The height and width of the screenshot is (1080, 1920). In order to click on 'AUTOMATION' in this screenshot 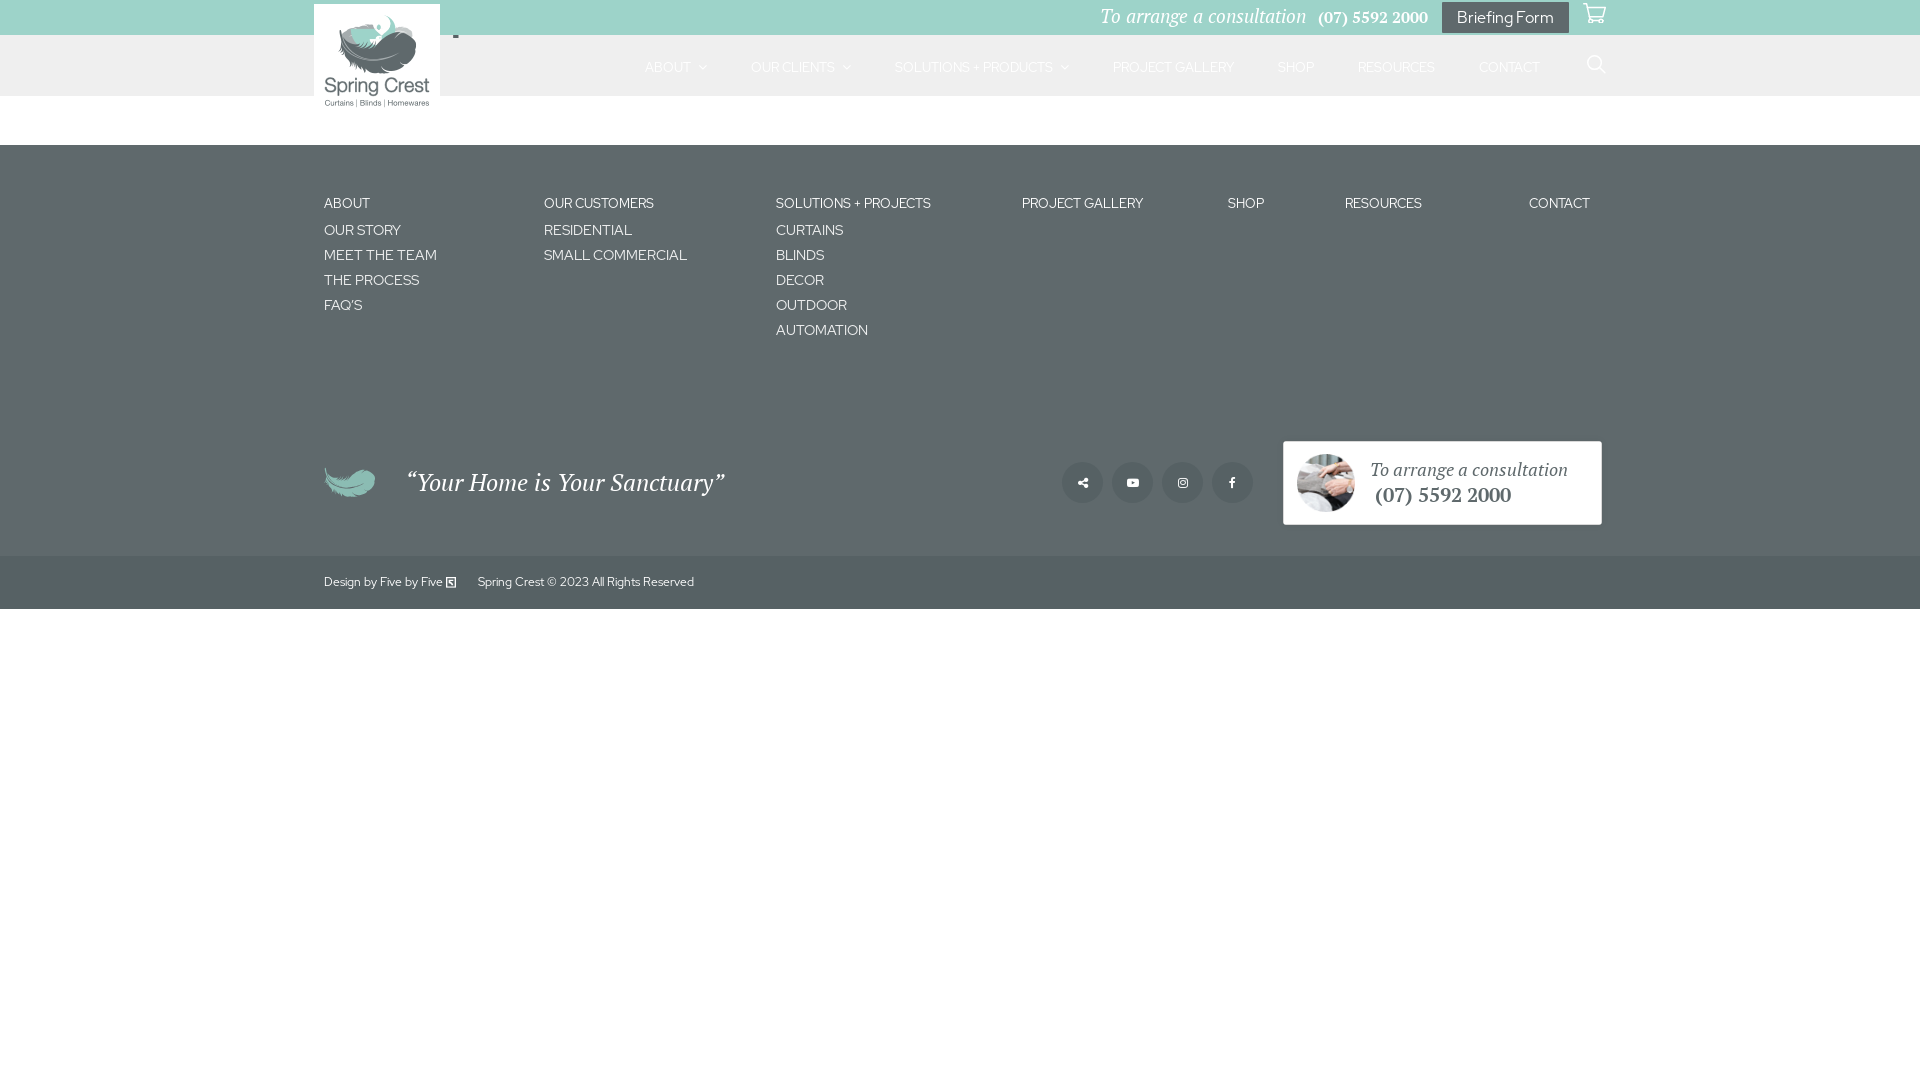, I will do `click(887, 329)`.